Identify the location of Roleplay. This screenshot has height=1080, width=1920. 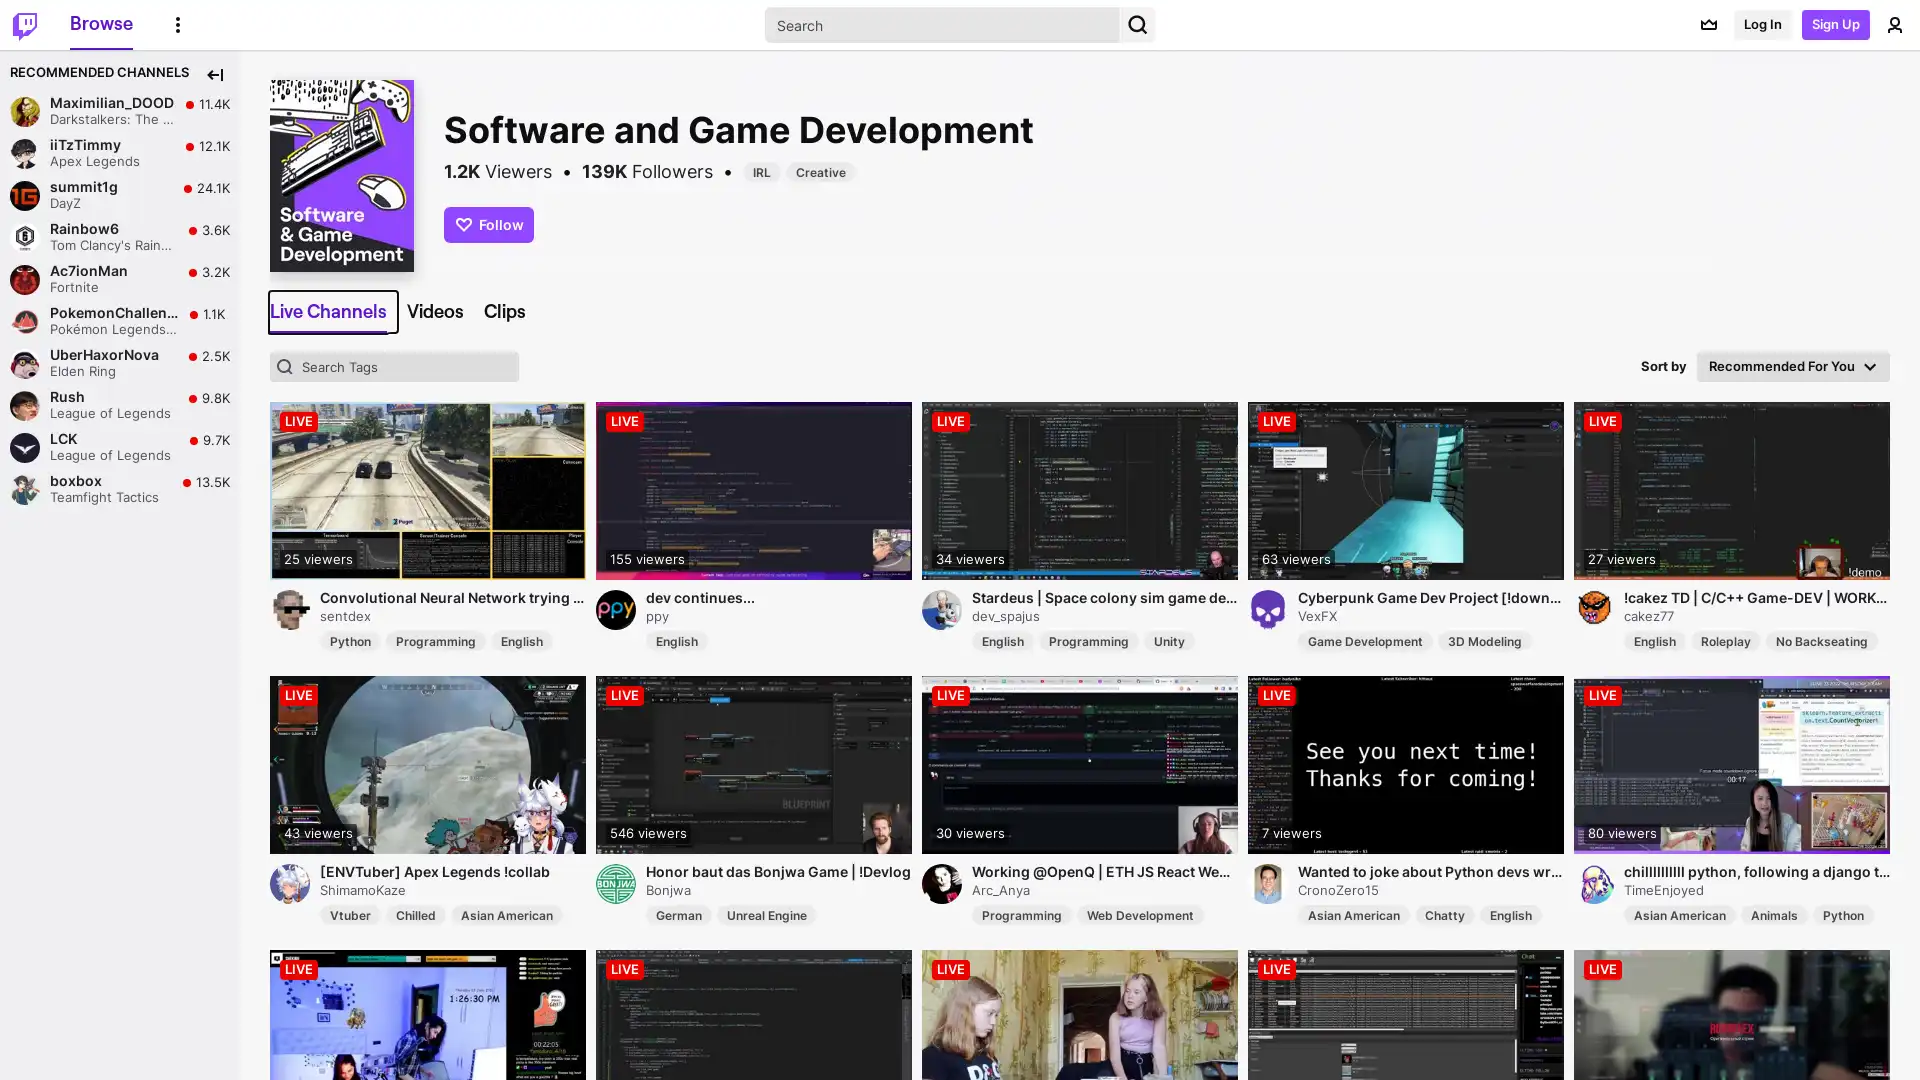
(1725, 640).